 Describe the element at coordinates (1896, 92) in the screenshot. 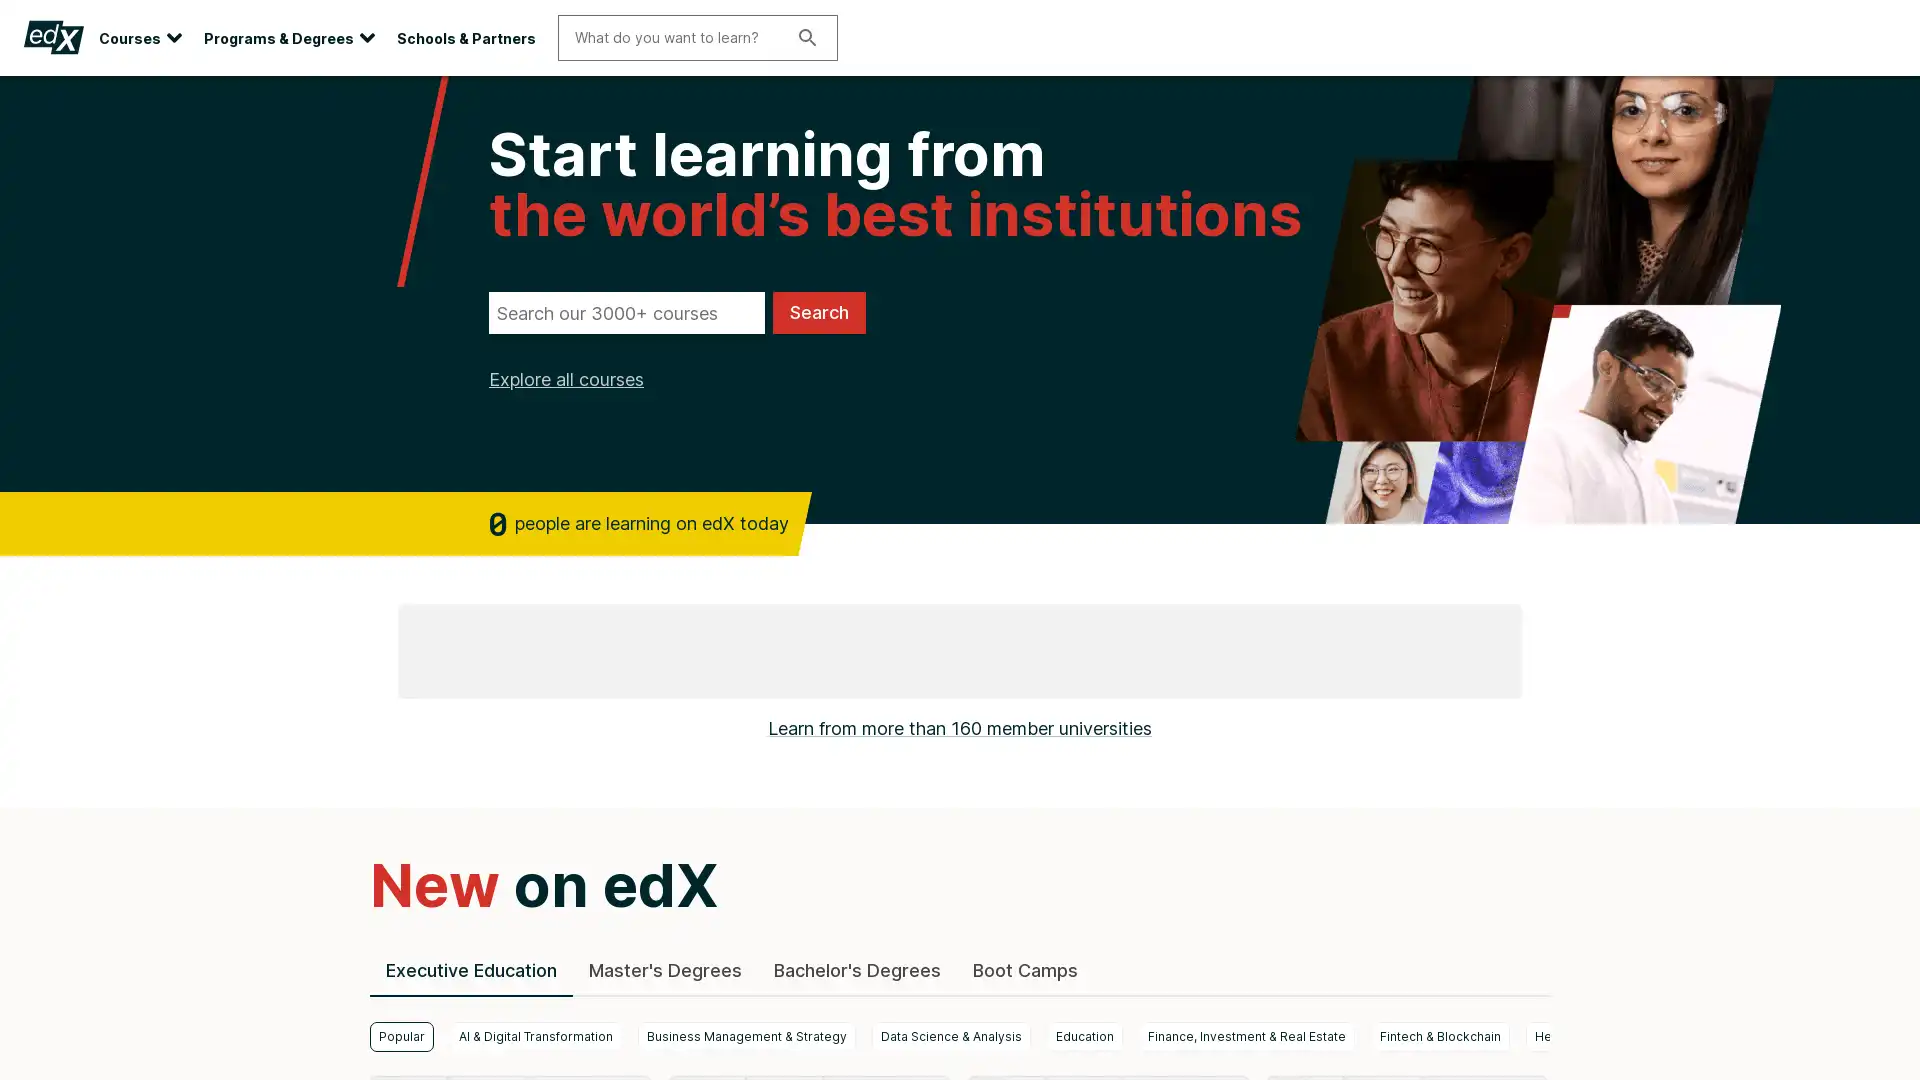

I see `Close site banner.` at that location.